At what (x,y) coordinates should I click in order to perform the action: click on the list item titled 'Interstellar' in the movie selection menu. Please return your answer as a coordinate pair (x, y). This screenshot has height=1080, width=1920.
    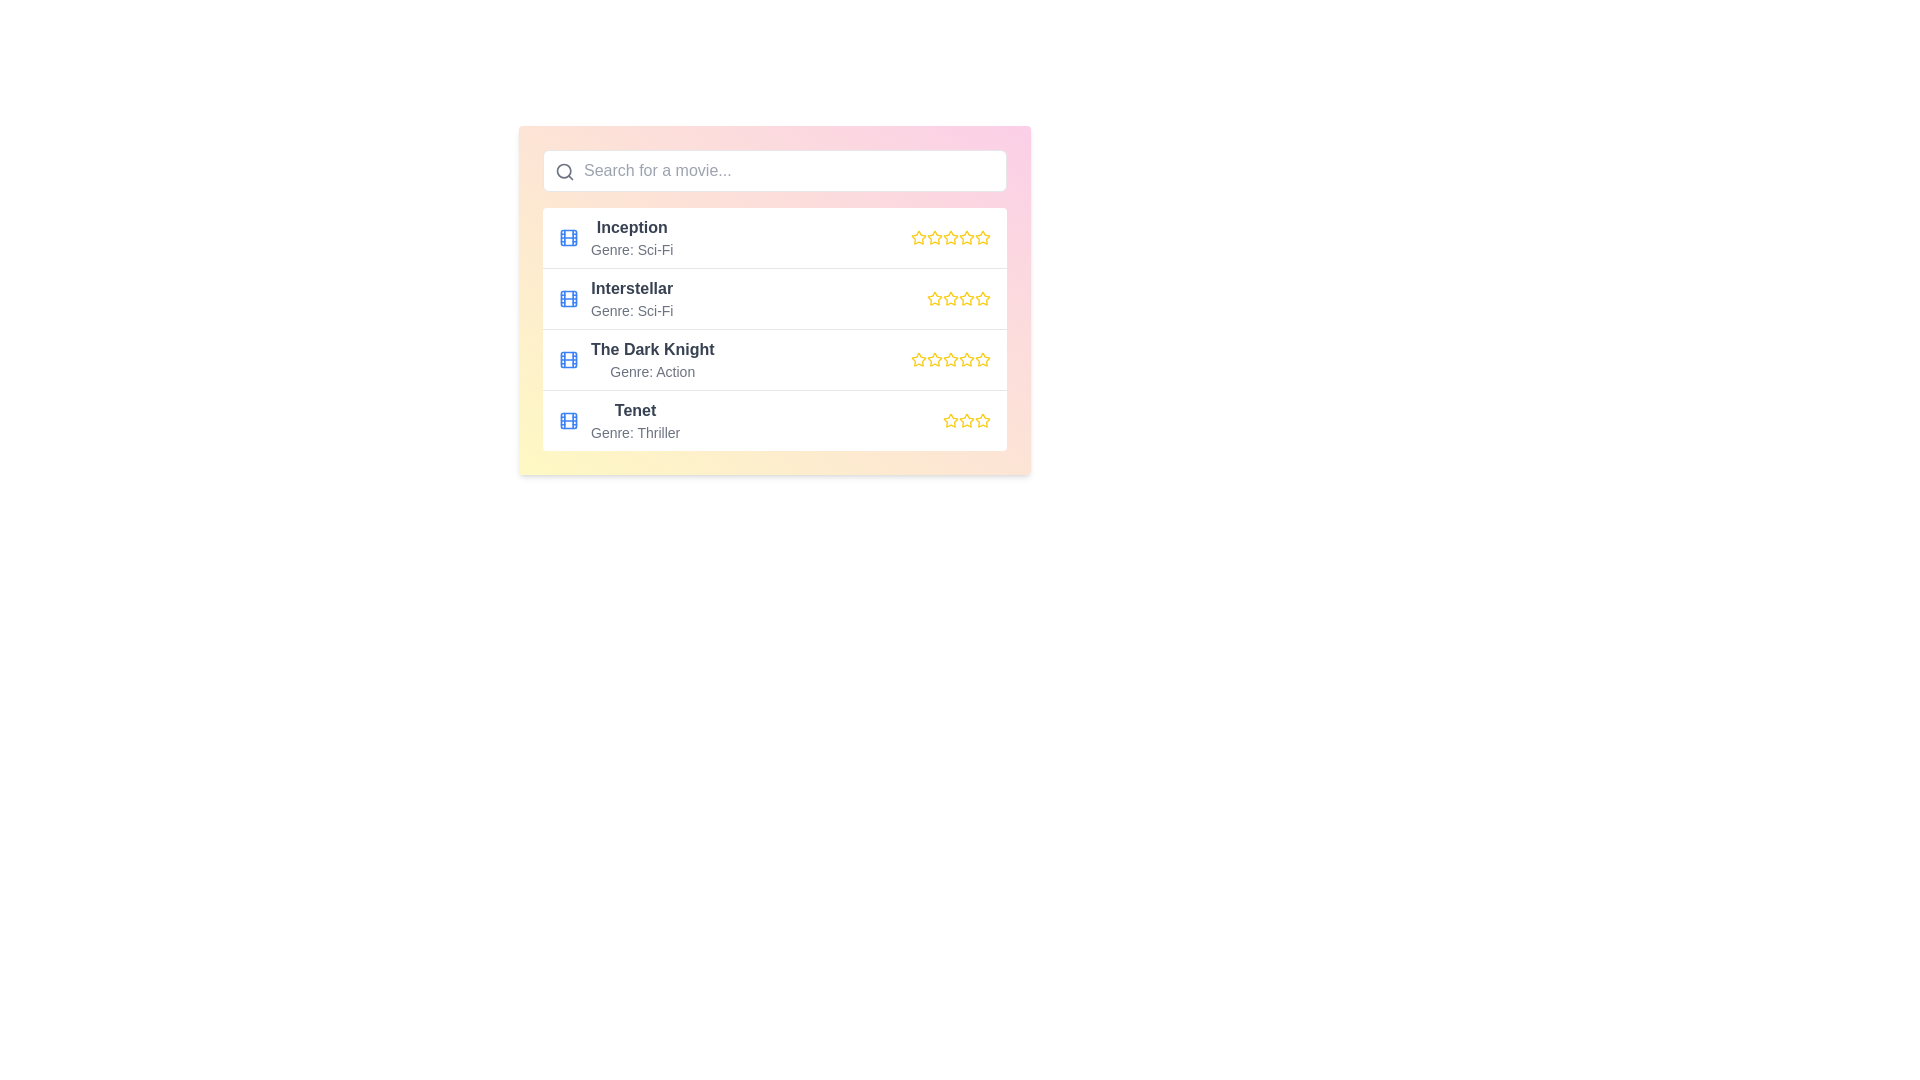
    Looking at the image, I should click on (773, 298).